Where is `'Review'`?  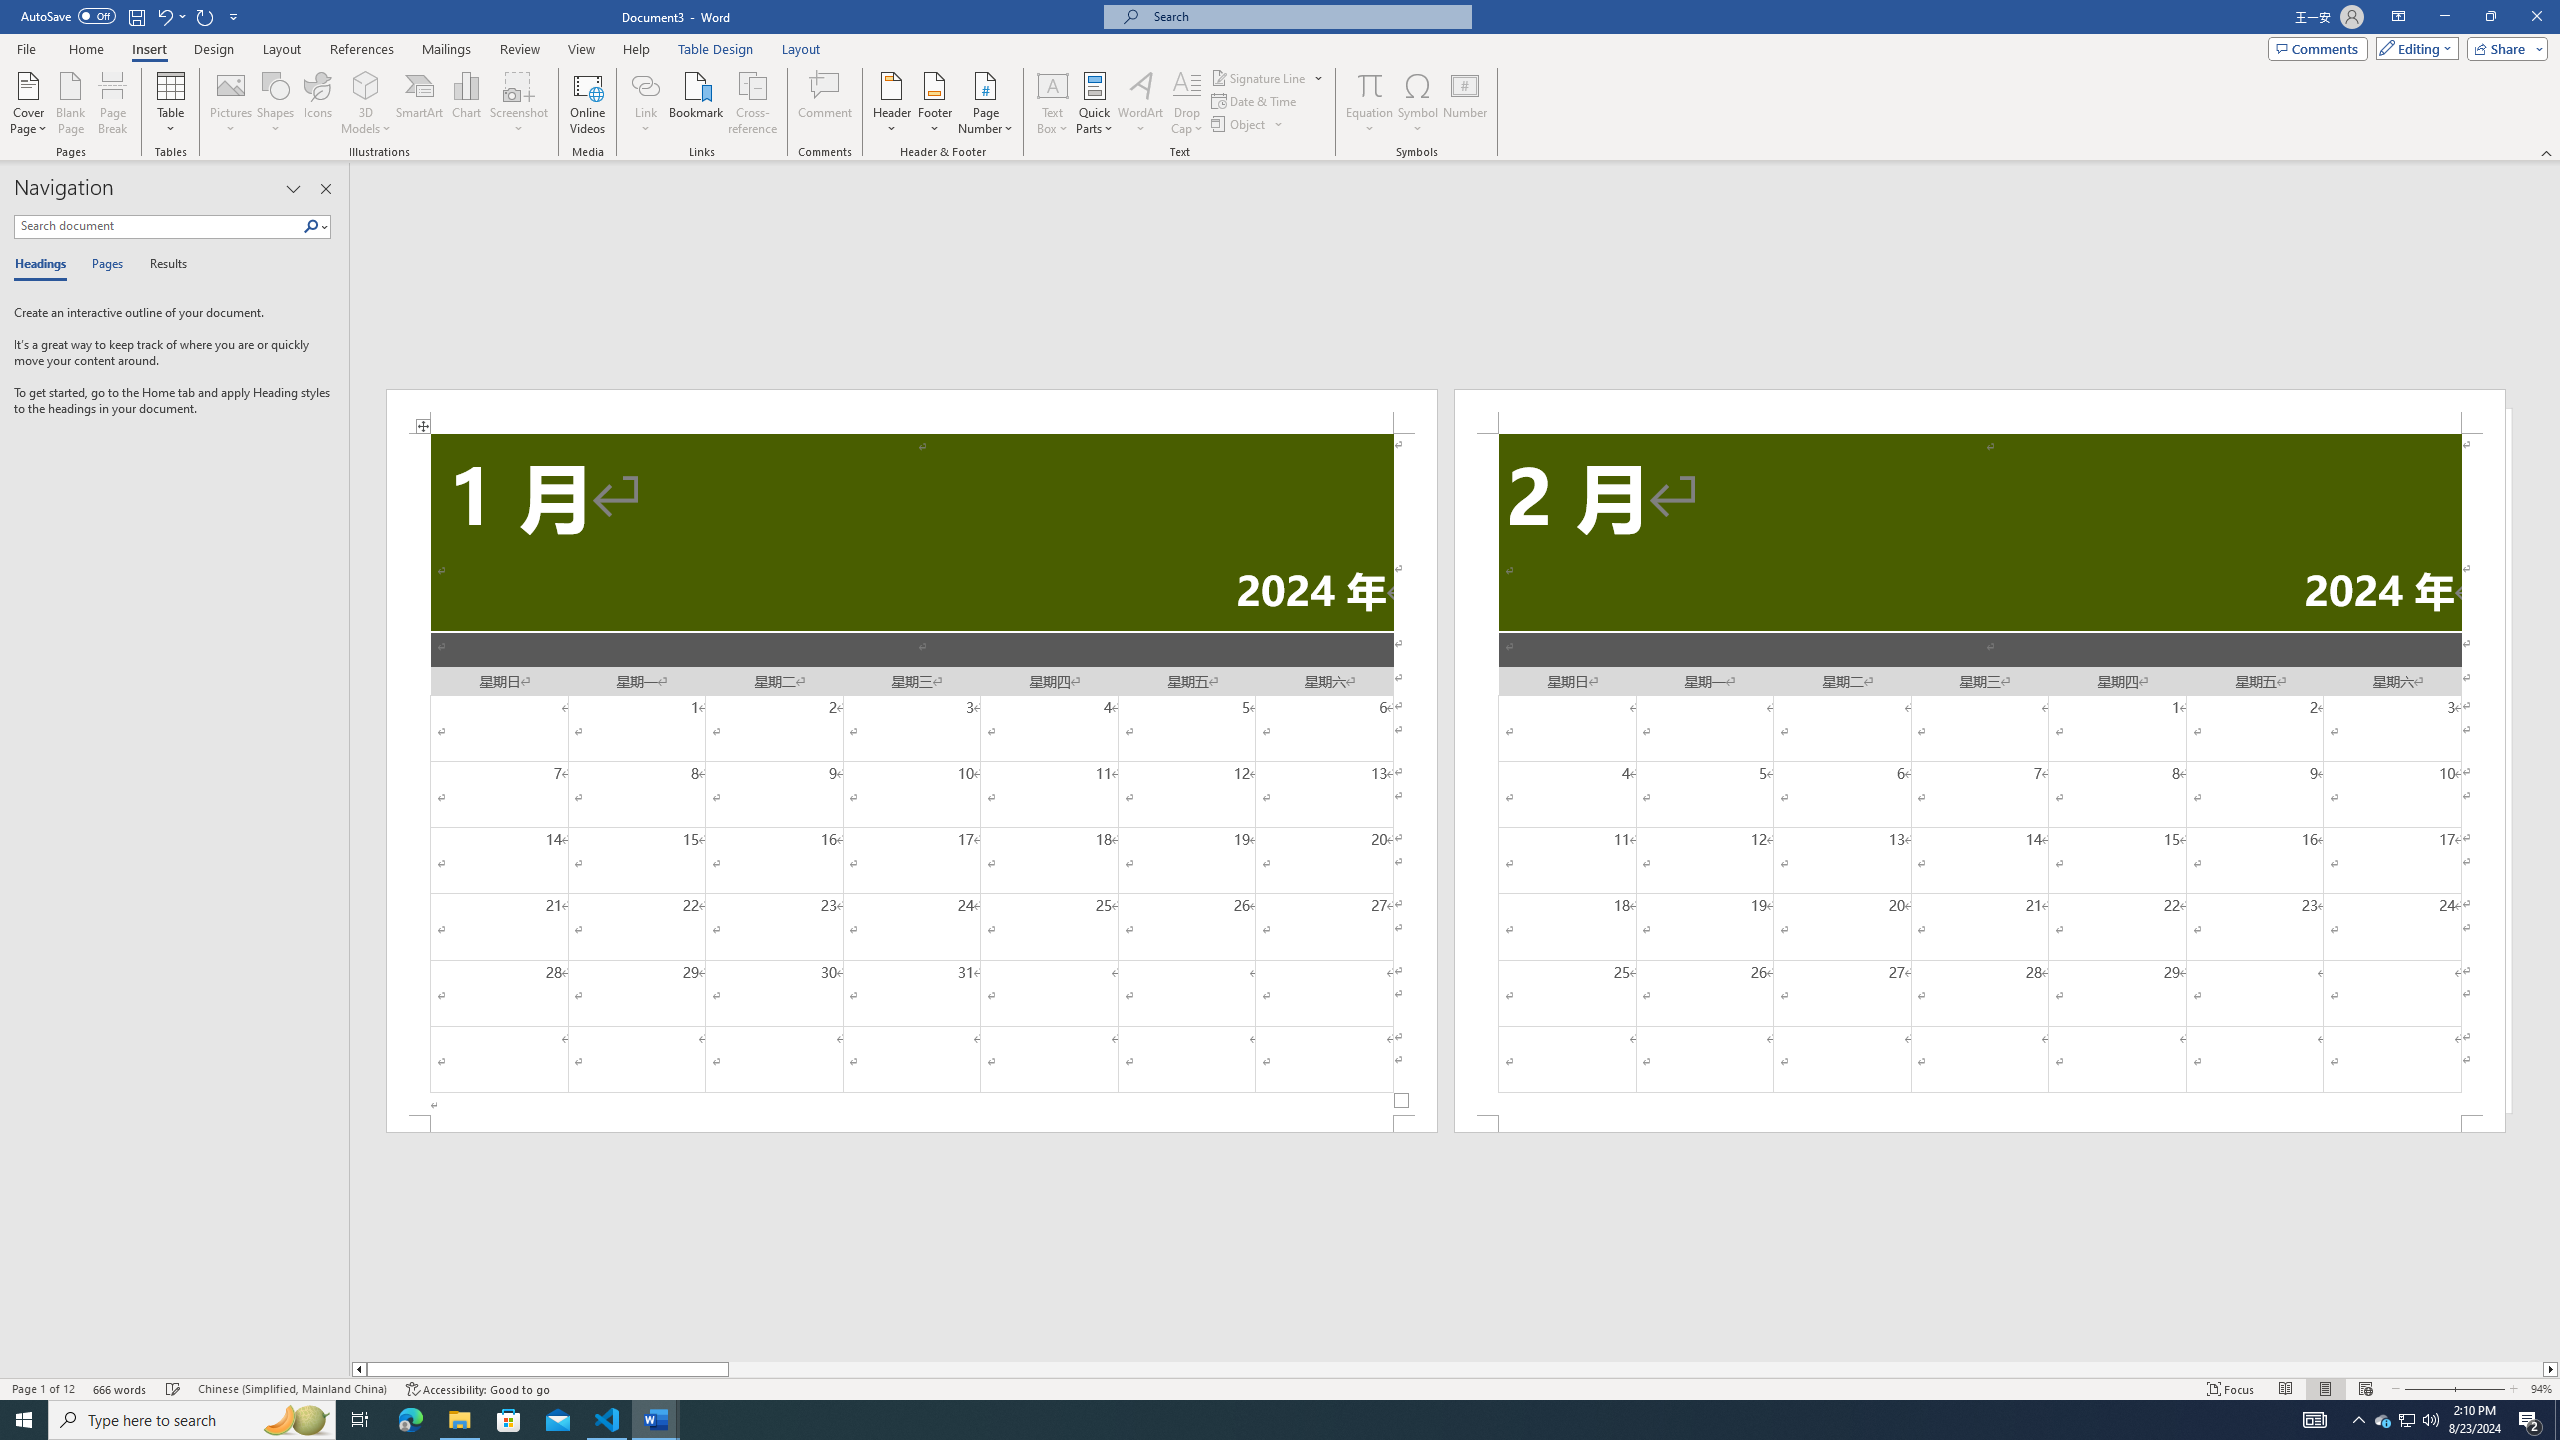
'Review' is located at coordinates (518, 49).